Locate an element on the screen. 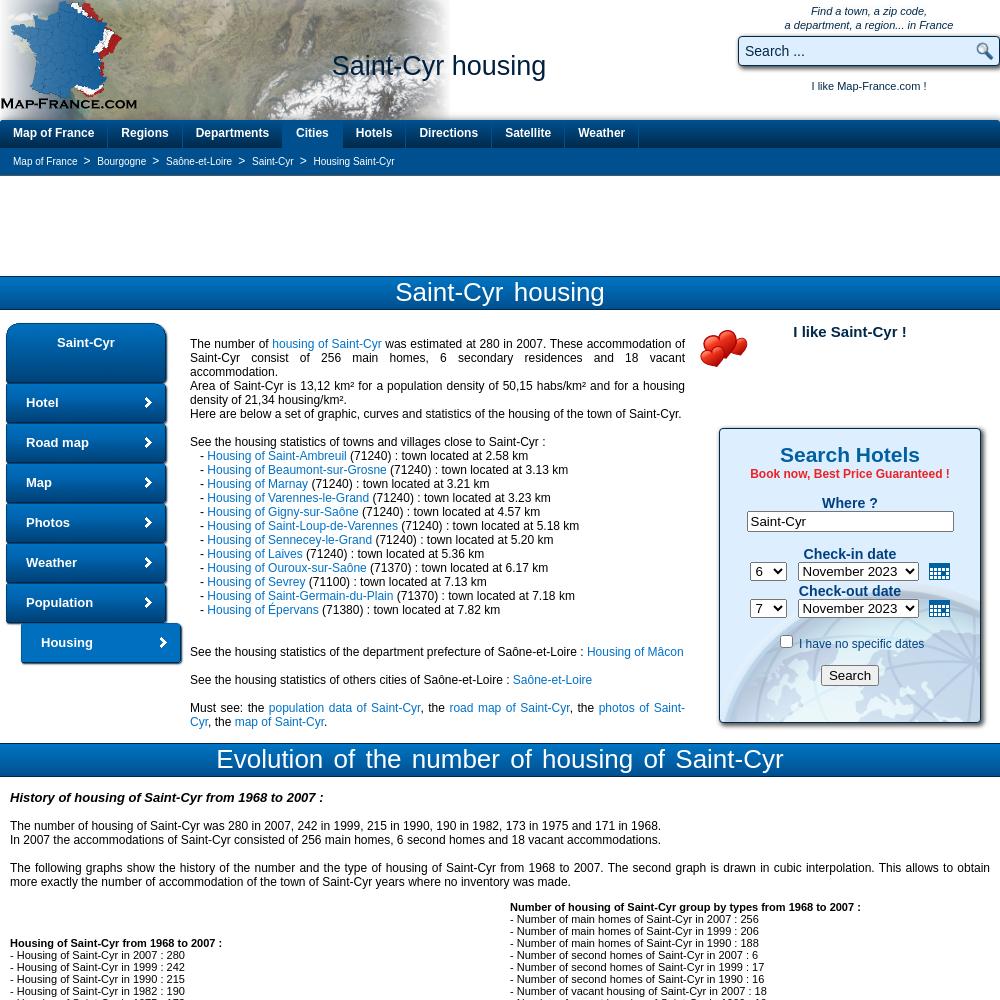 The image size is (1000, 1000). '- Housing of Saint-Cyr in 1990 : 215' is located at coordinates (10, 978).